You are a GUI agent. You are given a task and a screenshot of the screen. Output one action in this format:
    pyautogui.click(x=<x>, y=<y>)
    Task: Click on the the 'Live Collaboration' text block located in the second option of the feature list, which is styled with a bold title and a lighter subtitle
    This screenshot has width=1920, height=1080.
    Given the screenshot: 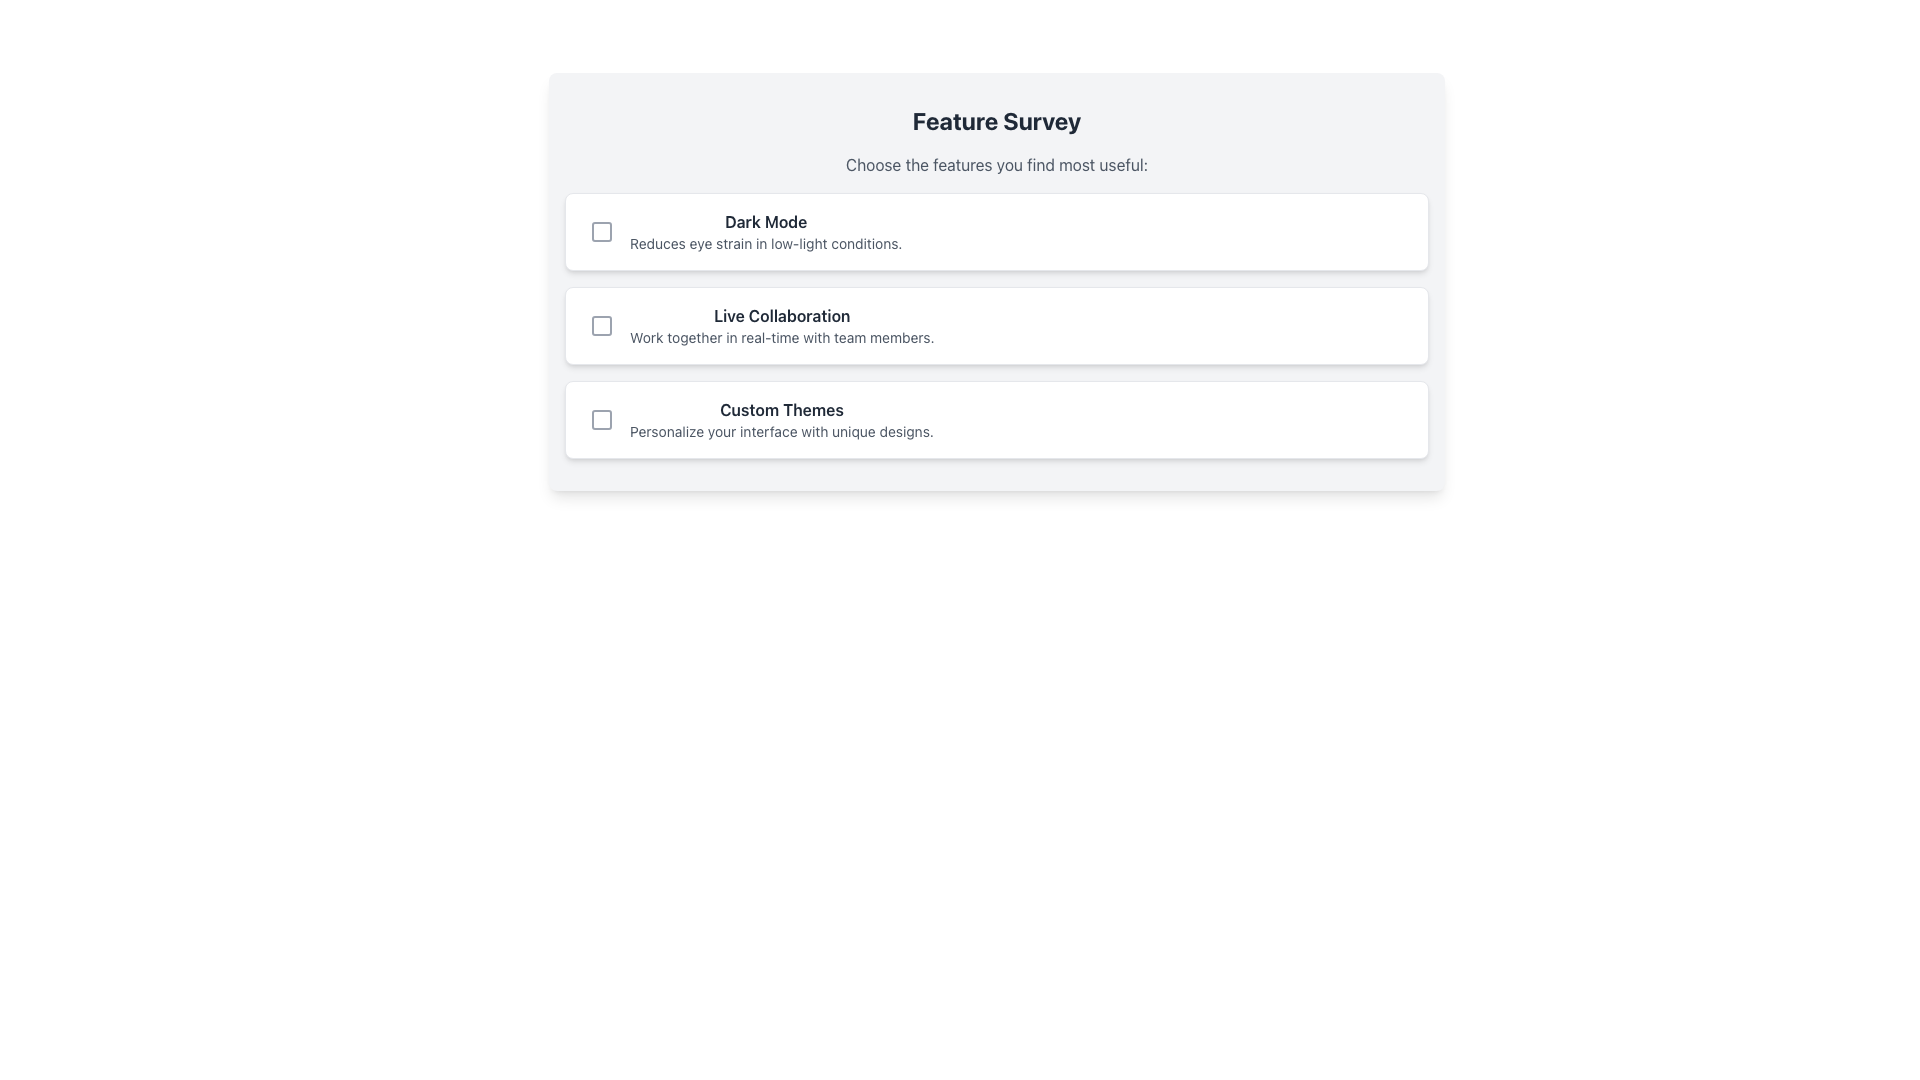 What is the action you would take?
    pyautogui.click(x=781, y=325)
    